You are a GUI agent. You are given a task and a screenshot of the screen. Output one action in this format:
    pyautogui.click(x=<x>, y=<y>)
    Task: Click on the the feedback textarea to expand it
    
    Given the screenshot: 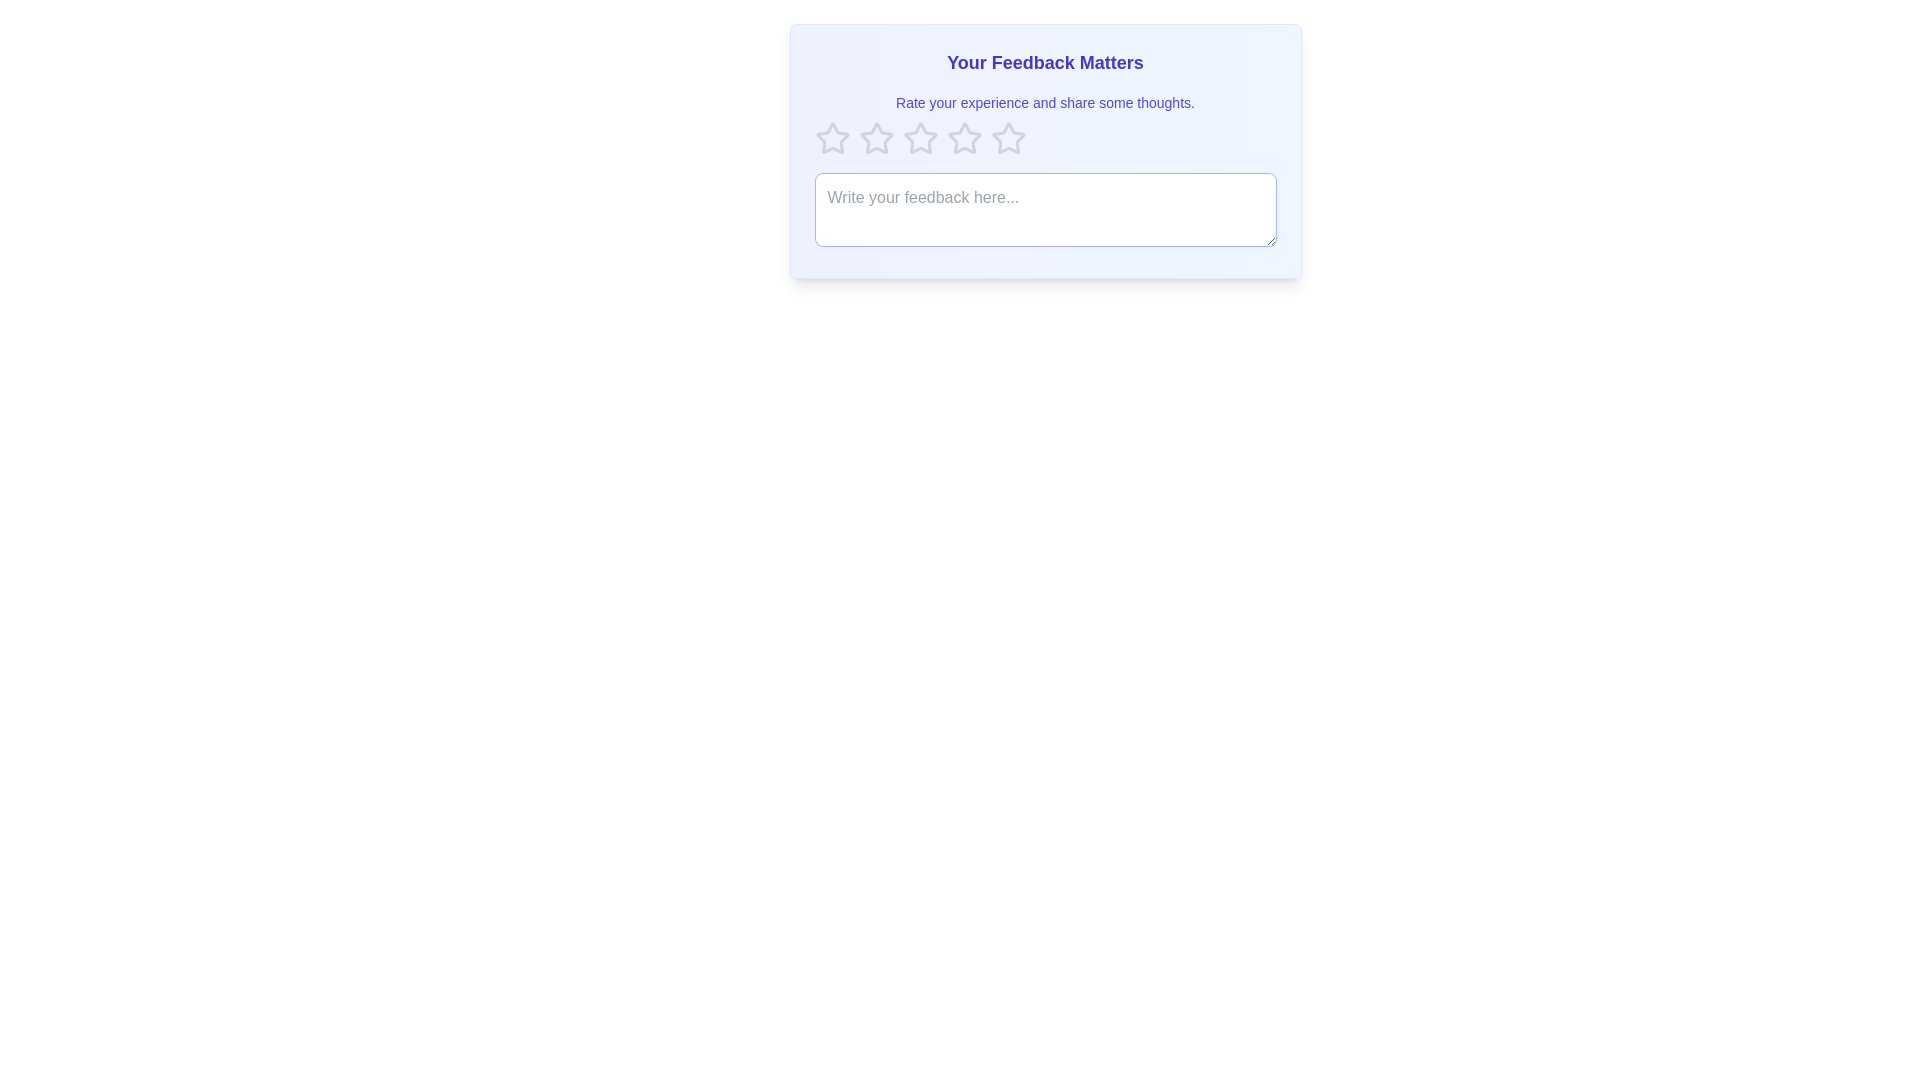 What is the action you would take?
    pyautogui.click(x=1044, y=209)
    